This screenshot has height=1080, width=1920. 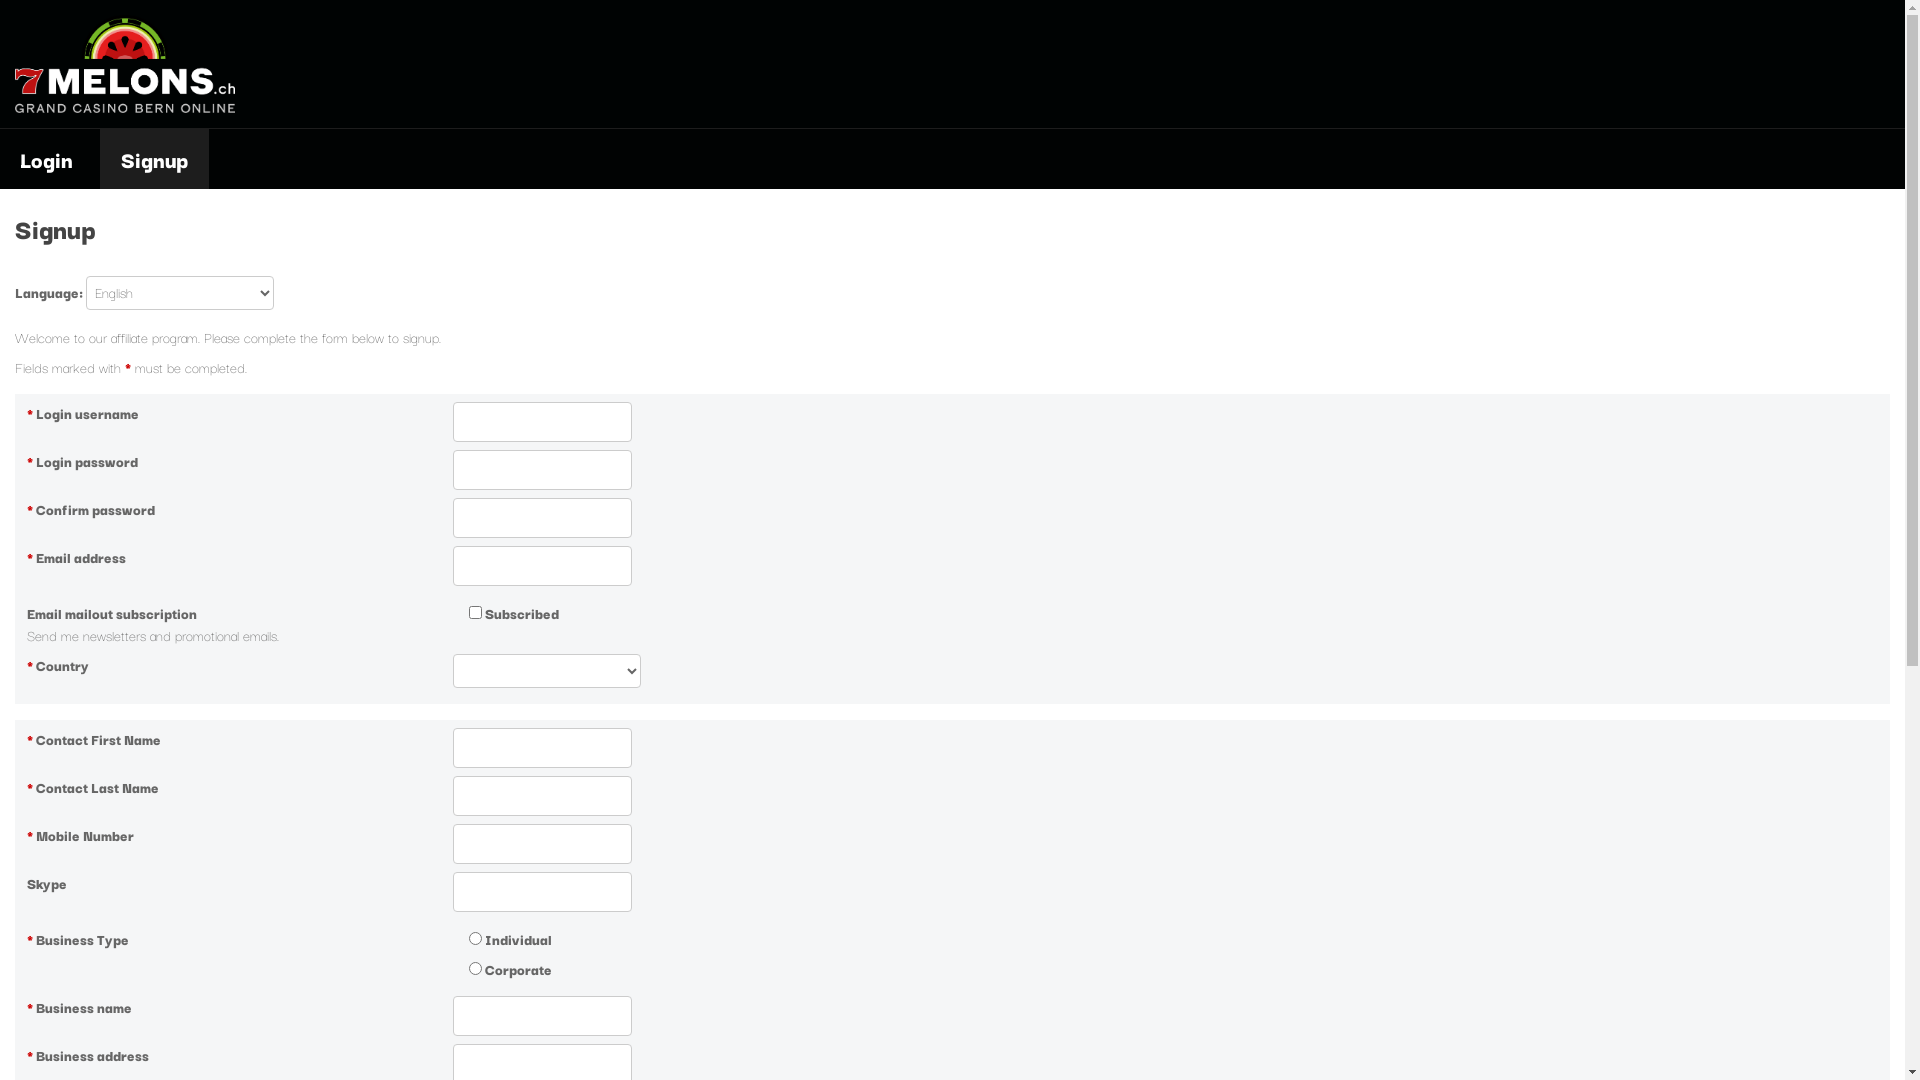 What do you see at coordinates (123, 107) in the screenshot?
I see `'Home'` at bounding box center [123, 107].